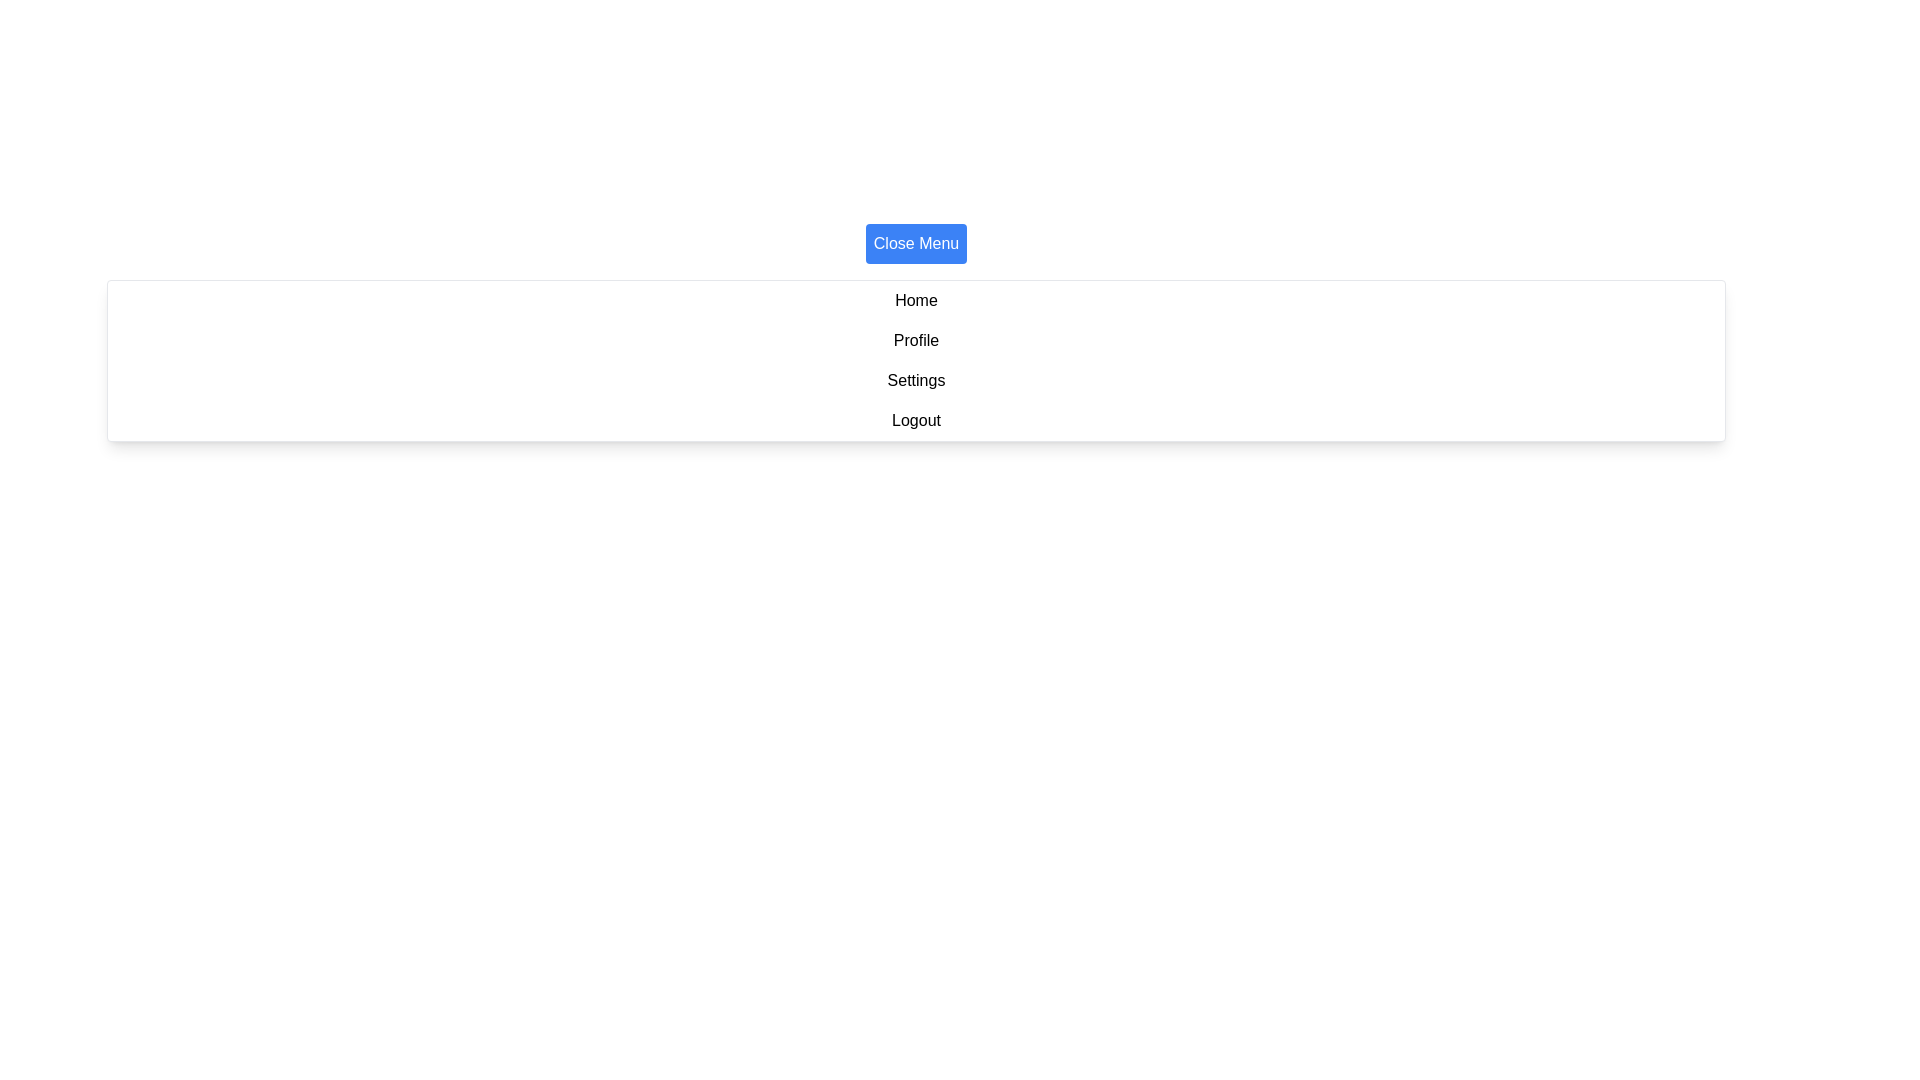  What do you see at coordinates (915, 339) in the screenshot?
I see `the 'Profile' text label in the vertical menu` at bounding box center [915, 339].